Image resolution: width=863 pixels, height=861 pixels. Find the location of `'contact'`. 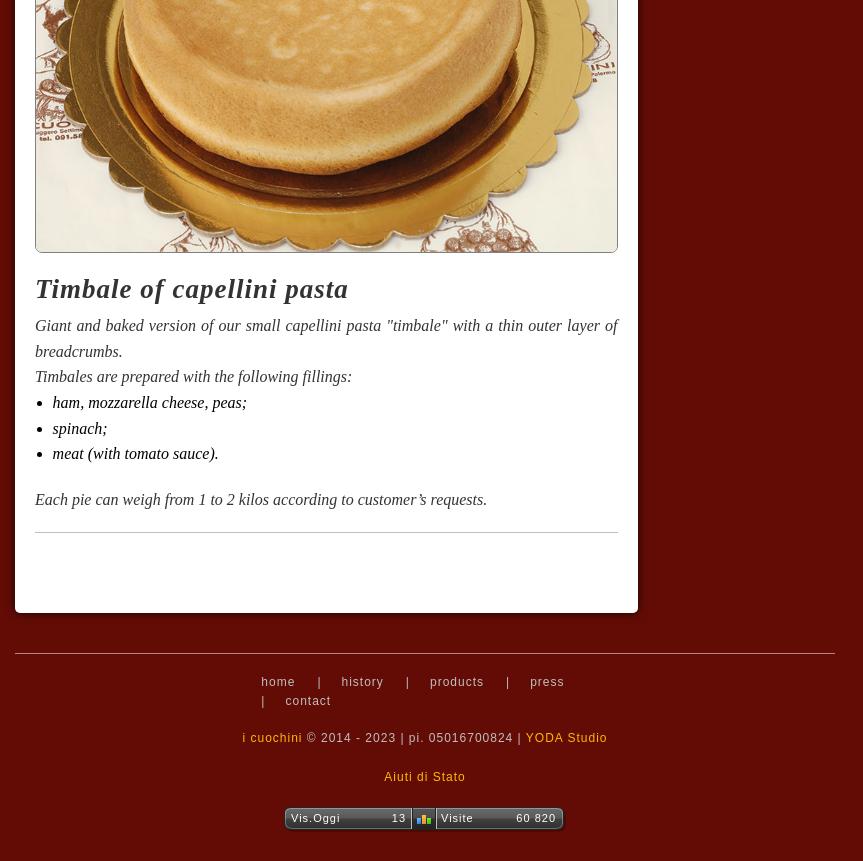

'contact' is located at coordinates (283, 700).